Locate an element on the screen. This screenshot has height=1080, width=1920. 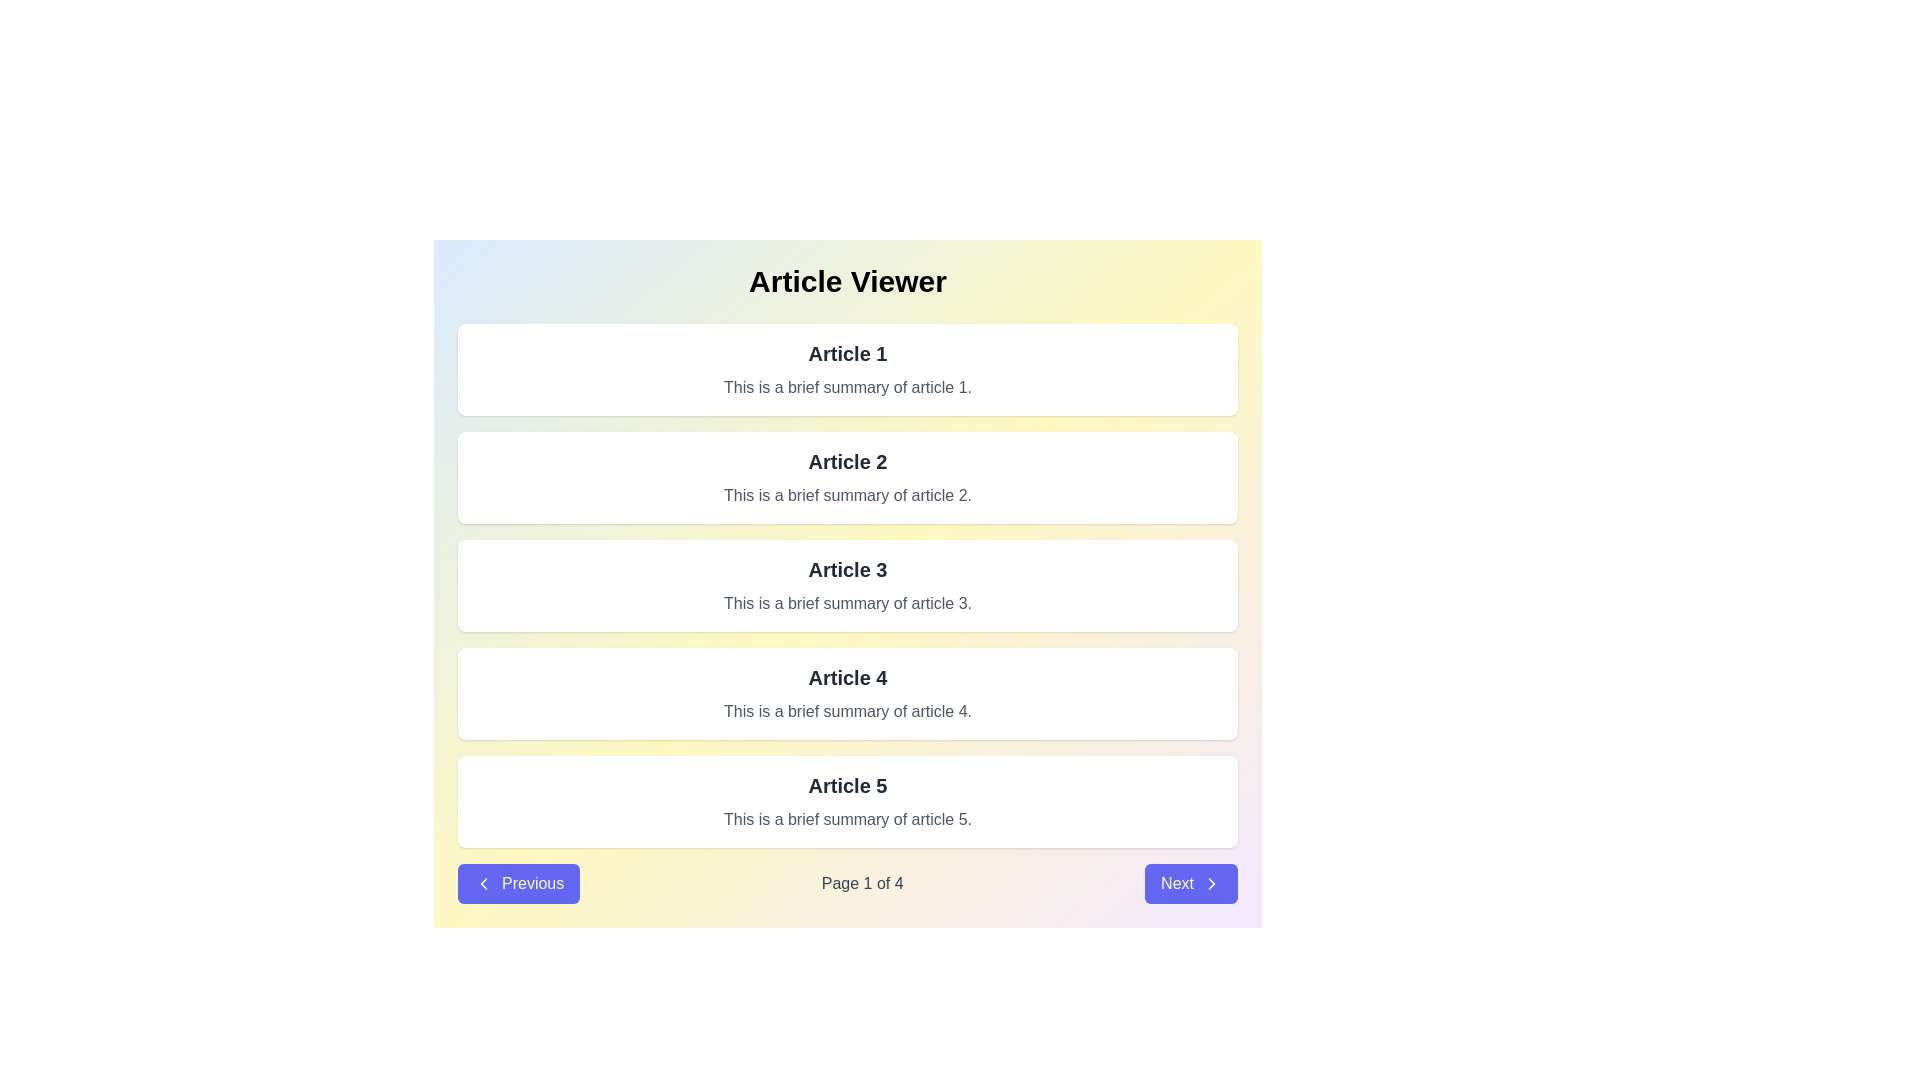
the text label that reads 'This is a brief summary of article 4.' which is positioned beneath the 'Article 4' heading in the fourth card of a vertically arranged list is located at coordinates (848, 711).